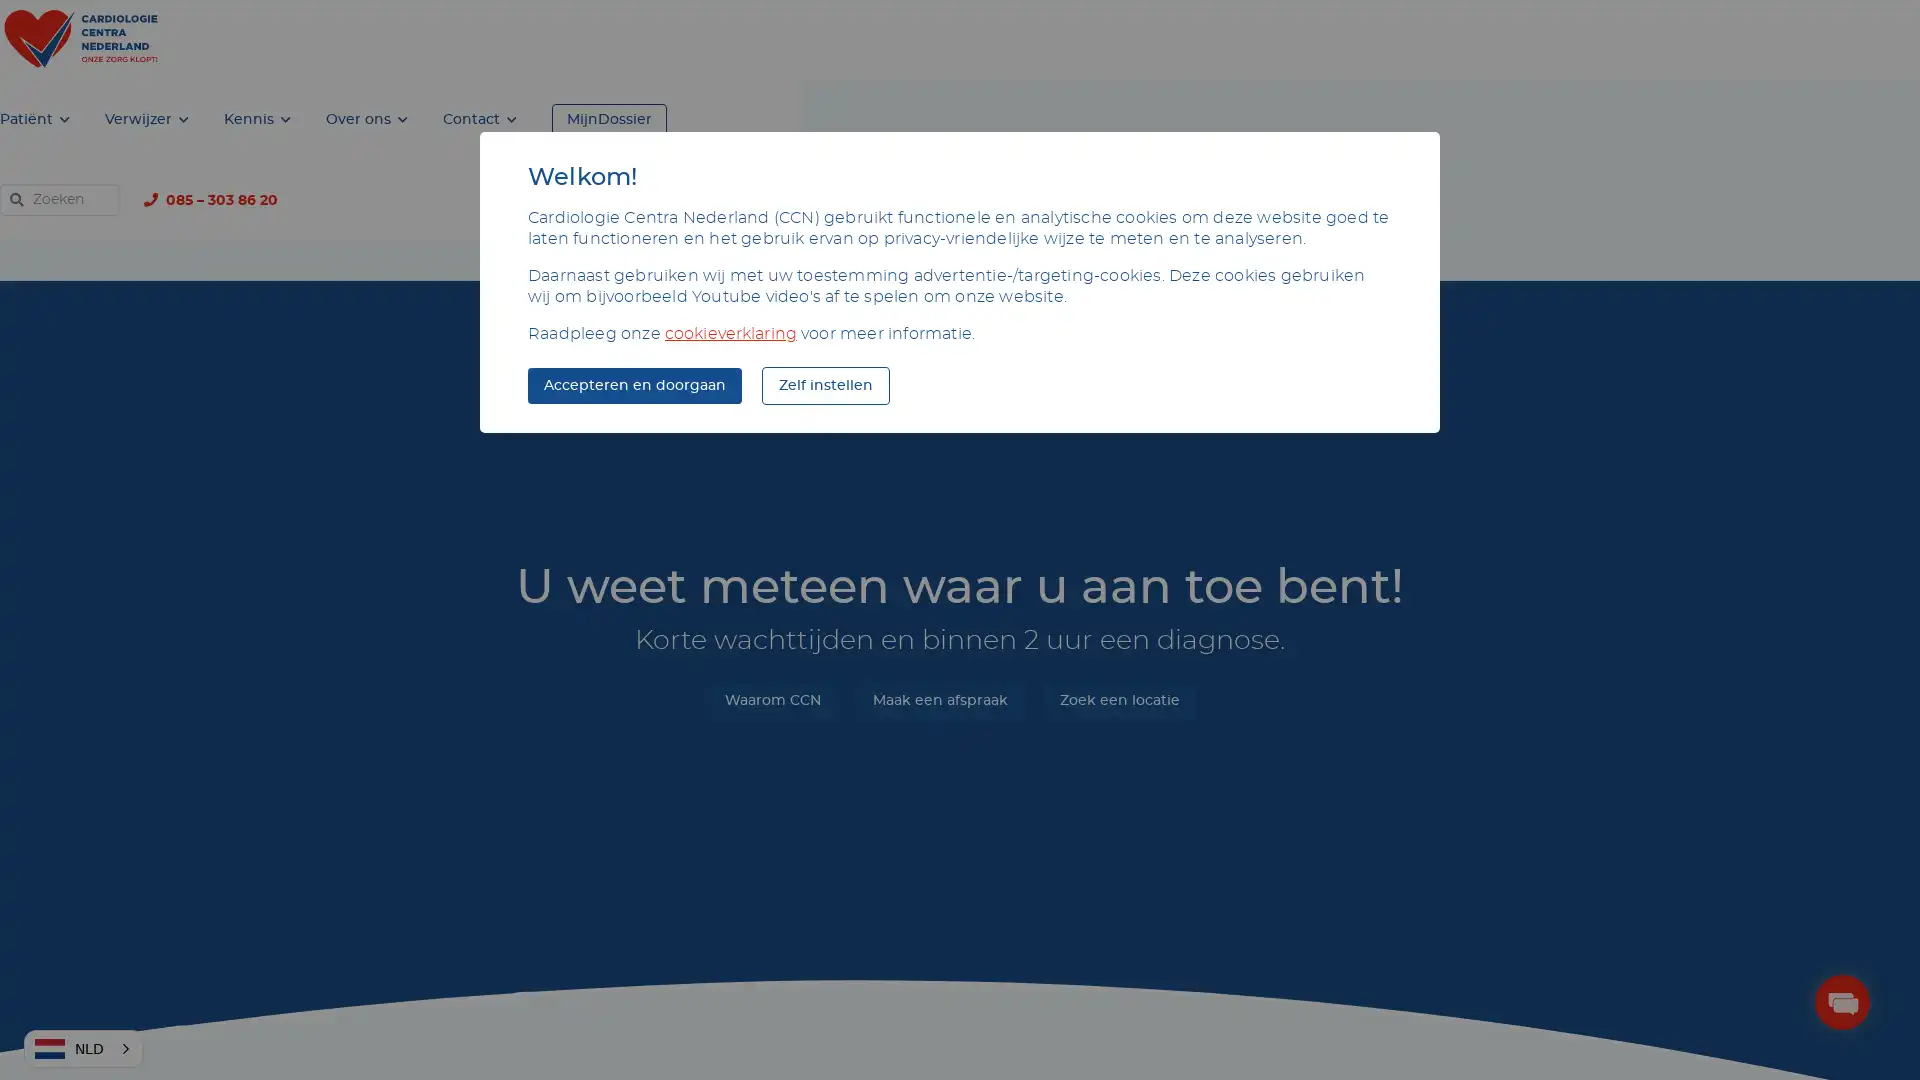  Describe the element at coordinates (633, 385) in the screenshot. I see `Accepteren en doorgaan` at that location.